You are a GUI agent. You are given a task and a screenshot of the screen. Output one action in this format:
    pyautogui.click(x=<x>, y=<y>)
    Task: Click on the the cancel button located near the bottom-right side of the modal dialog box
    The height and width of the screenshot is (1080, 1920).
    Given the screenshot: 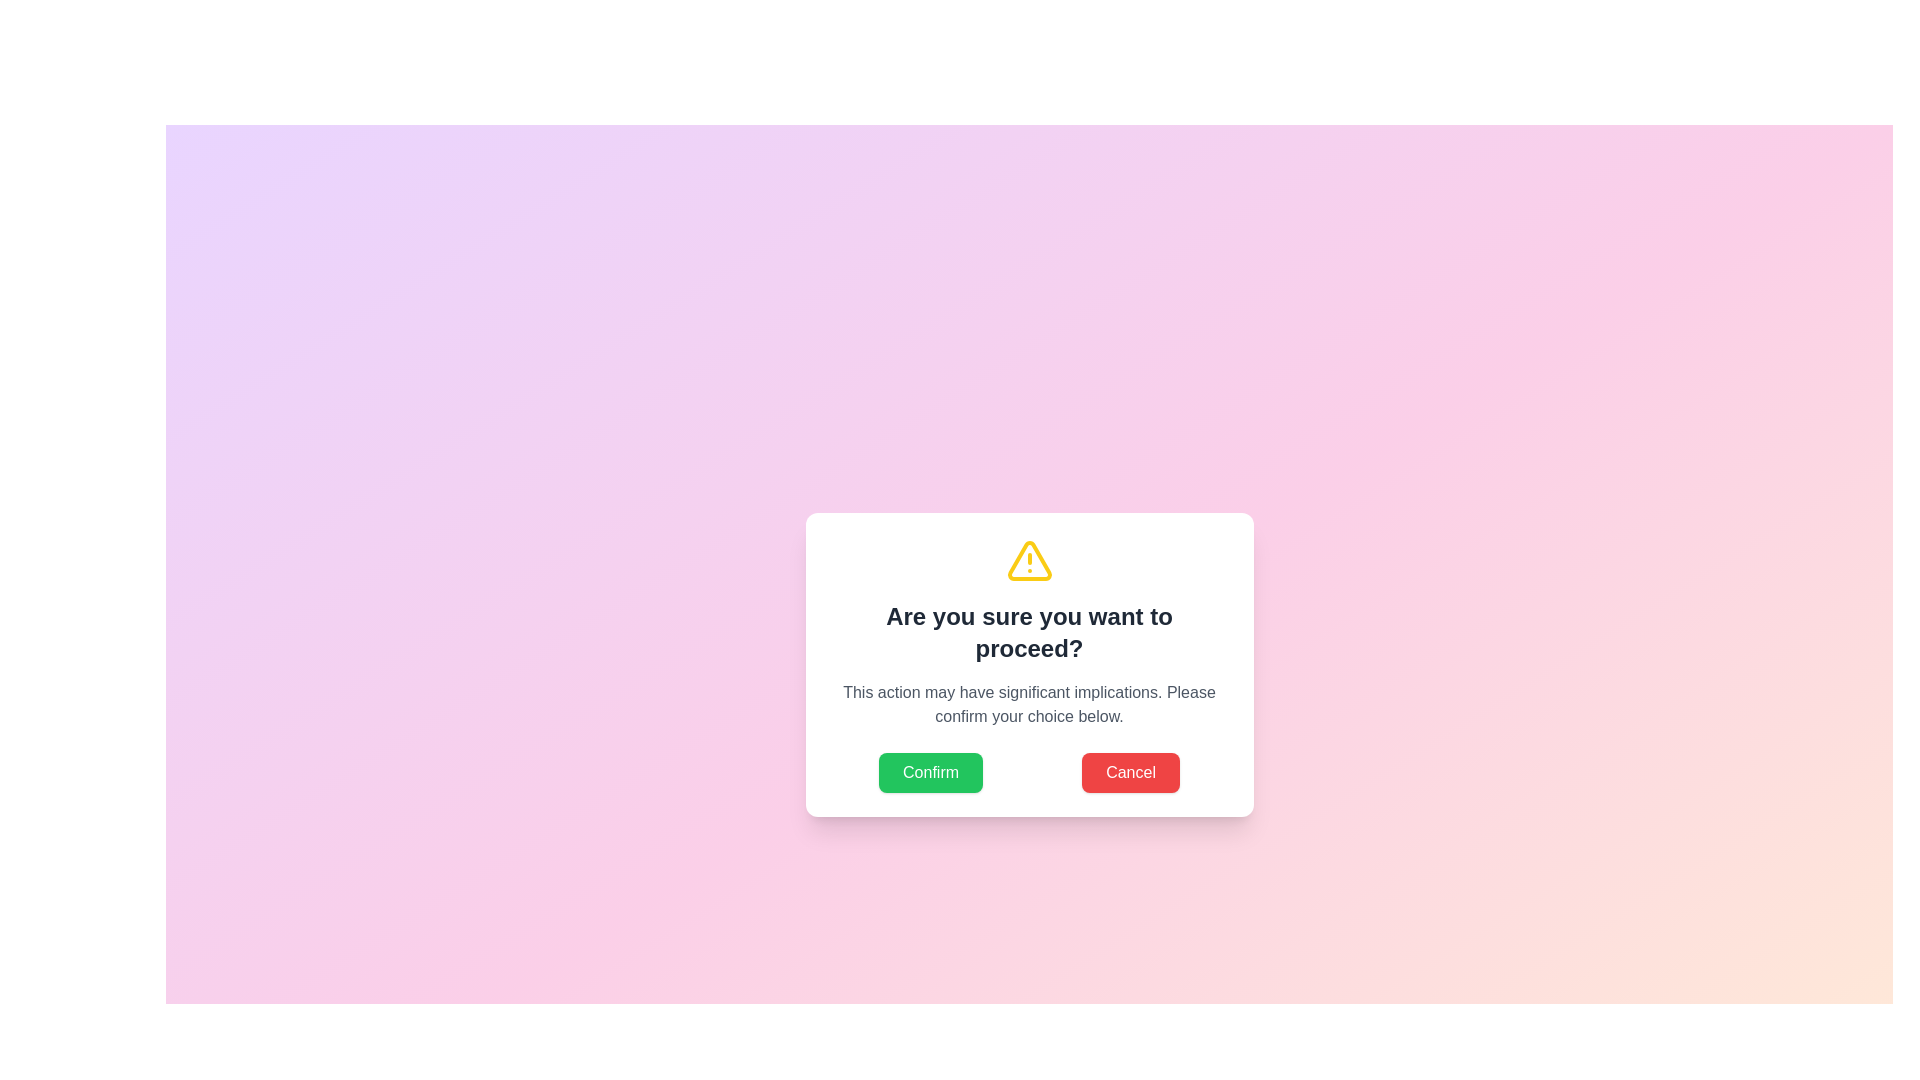 What is the action you would take?
    pyautogui.click(x=1131, y=771)
    